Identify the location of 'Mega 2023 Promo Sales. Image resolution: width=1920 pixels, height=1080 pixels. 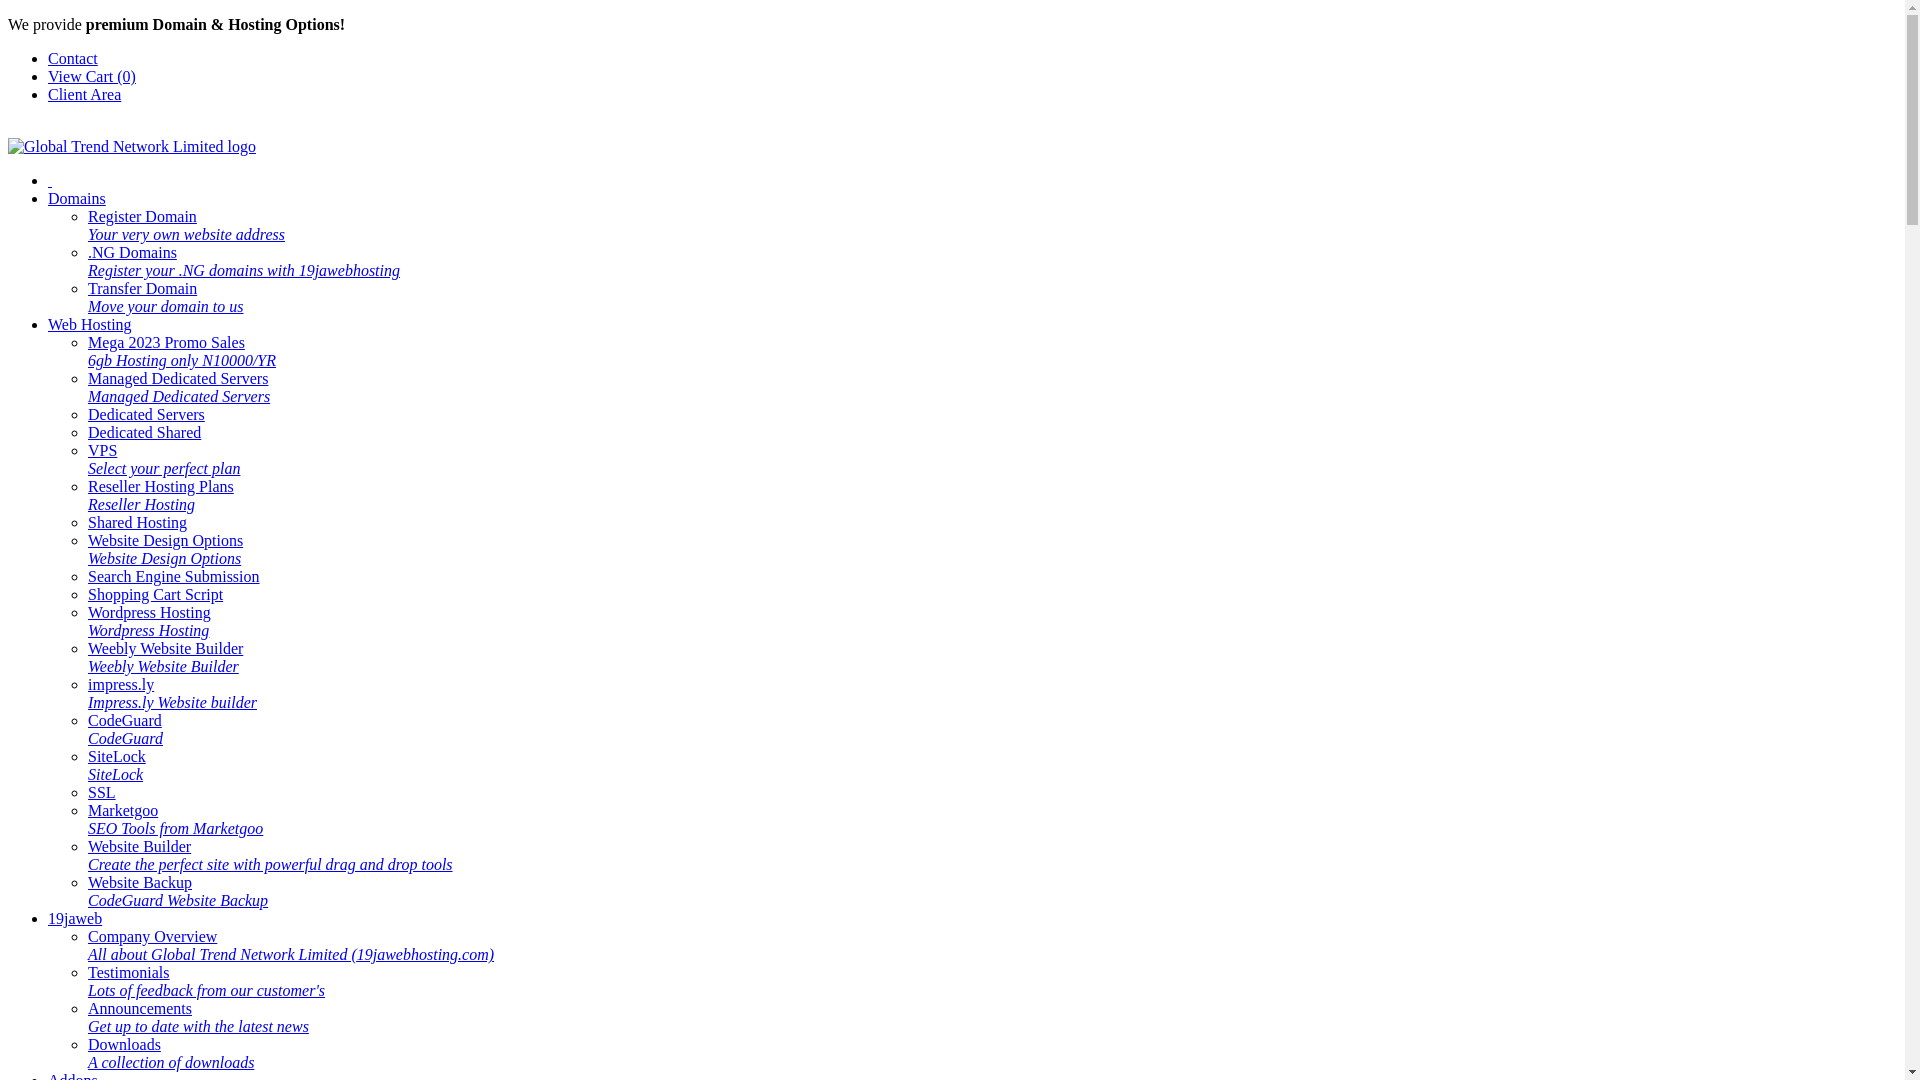
(182, 350).